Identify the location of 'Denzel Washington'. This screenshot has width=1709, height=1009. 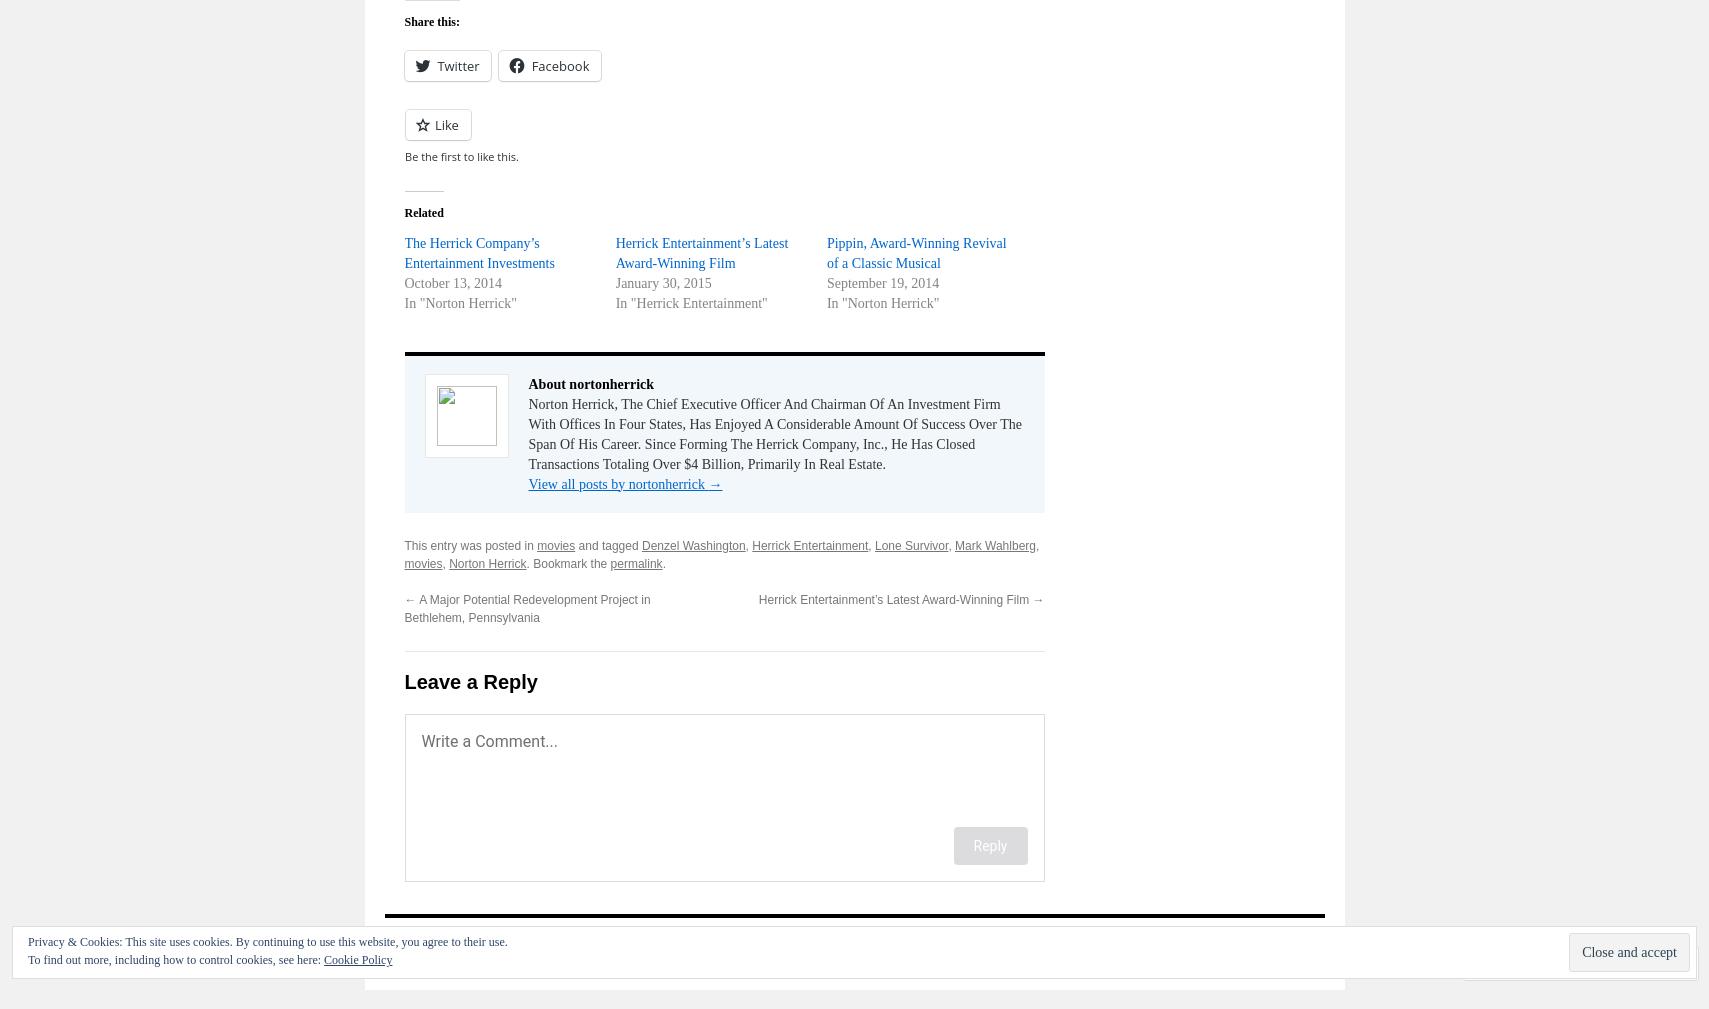
(691, 544).